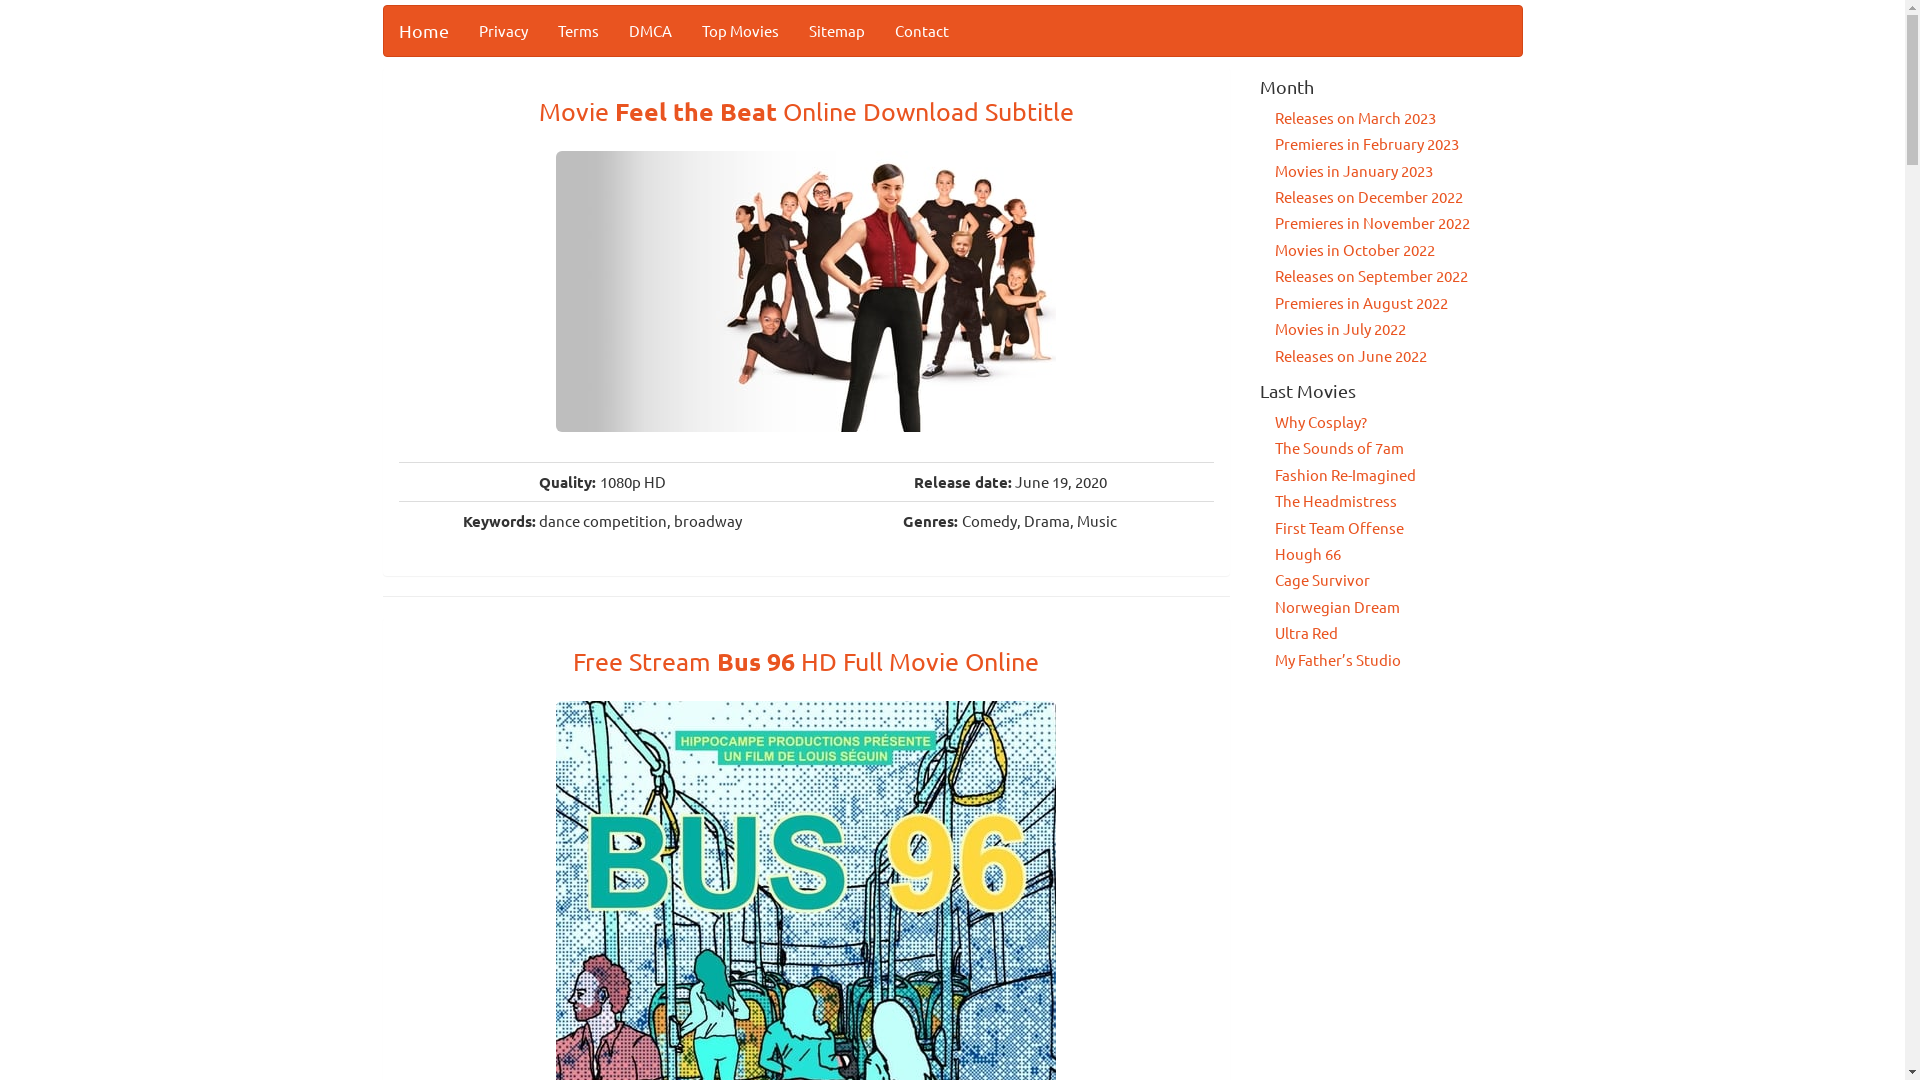 The height and width of the screenshot is (1080, 1920). Describe the element at coordinates (1366, 142) in the screenshot. I see `'Premieres in February 2023'` at that location.